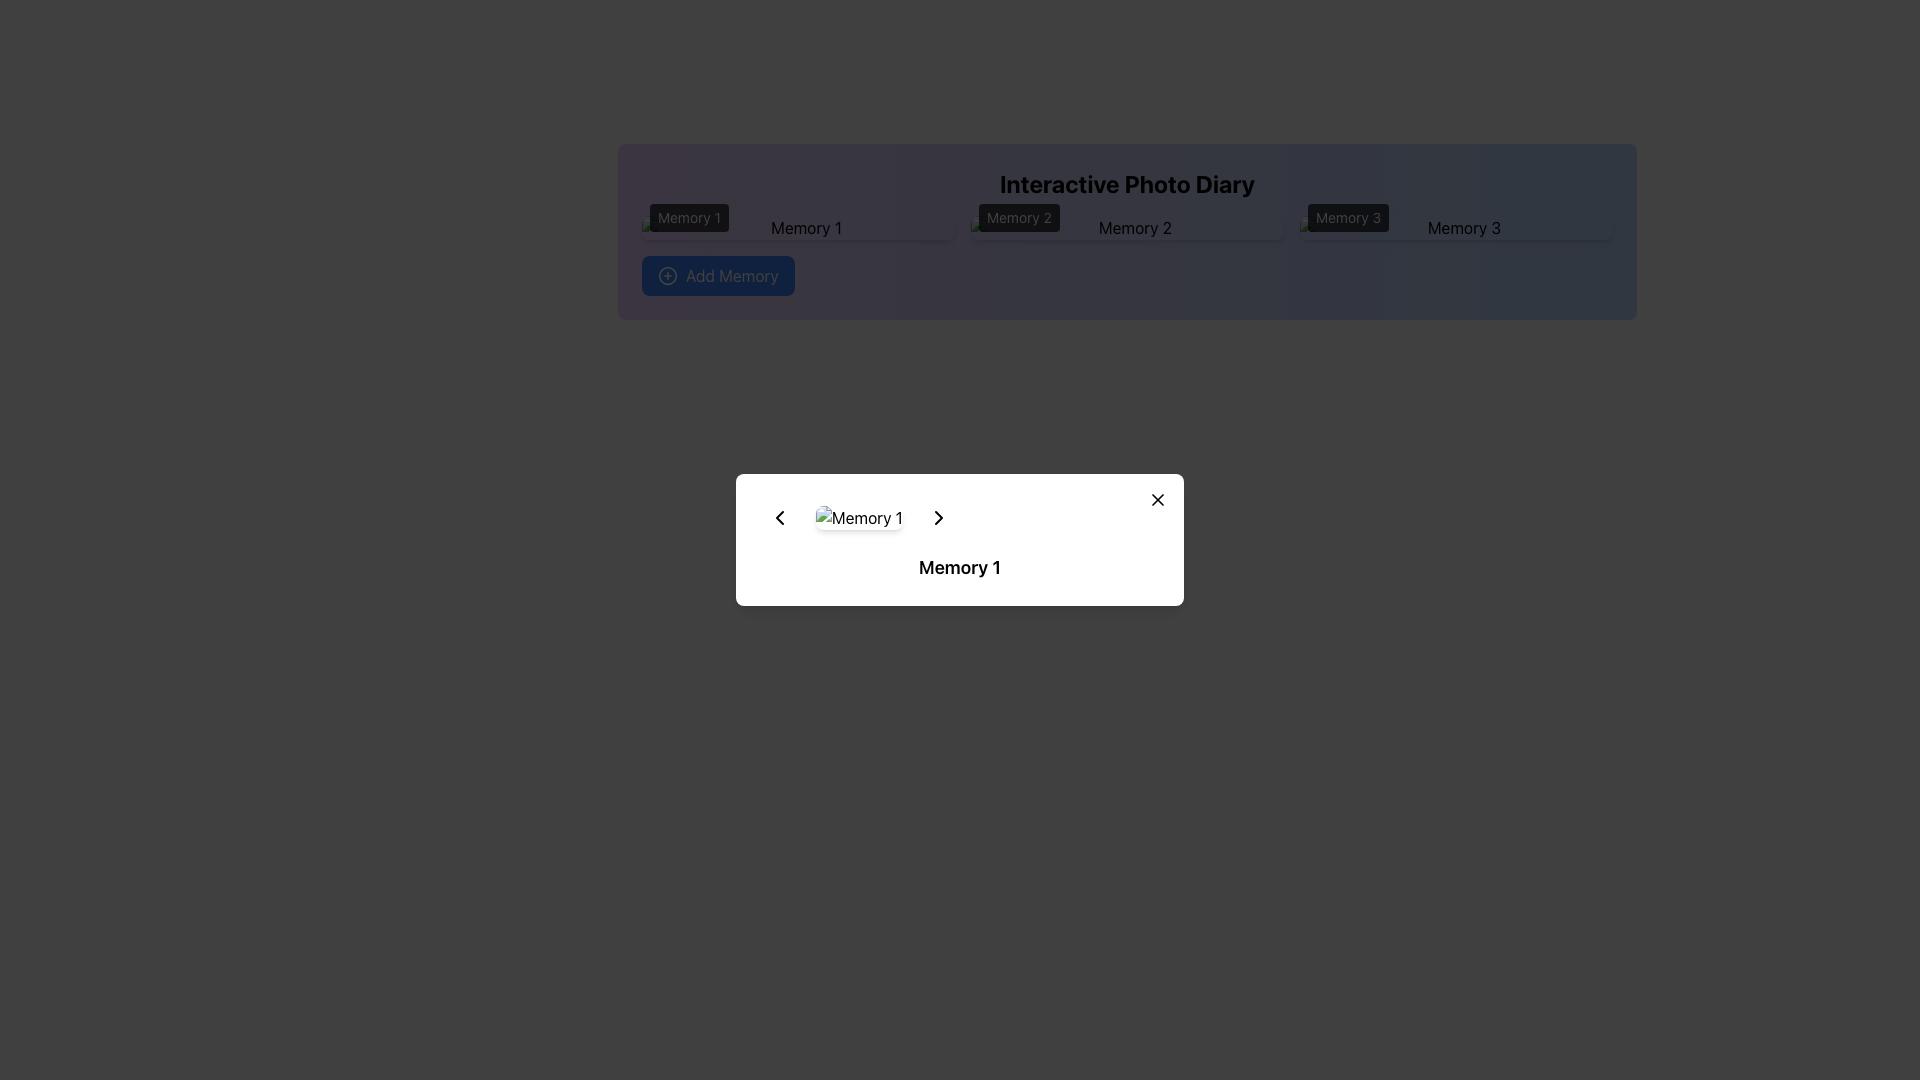 The image size is (1920, 1080). What do you see at coordinates (778, 516) in the screenshot?
I see `the chevron arrow icon` at bounding box center [778, 516].